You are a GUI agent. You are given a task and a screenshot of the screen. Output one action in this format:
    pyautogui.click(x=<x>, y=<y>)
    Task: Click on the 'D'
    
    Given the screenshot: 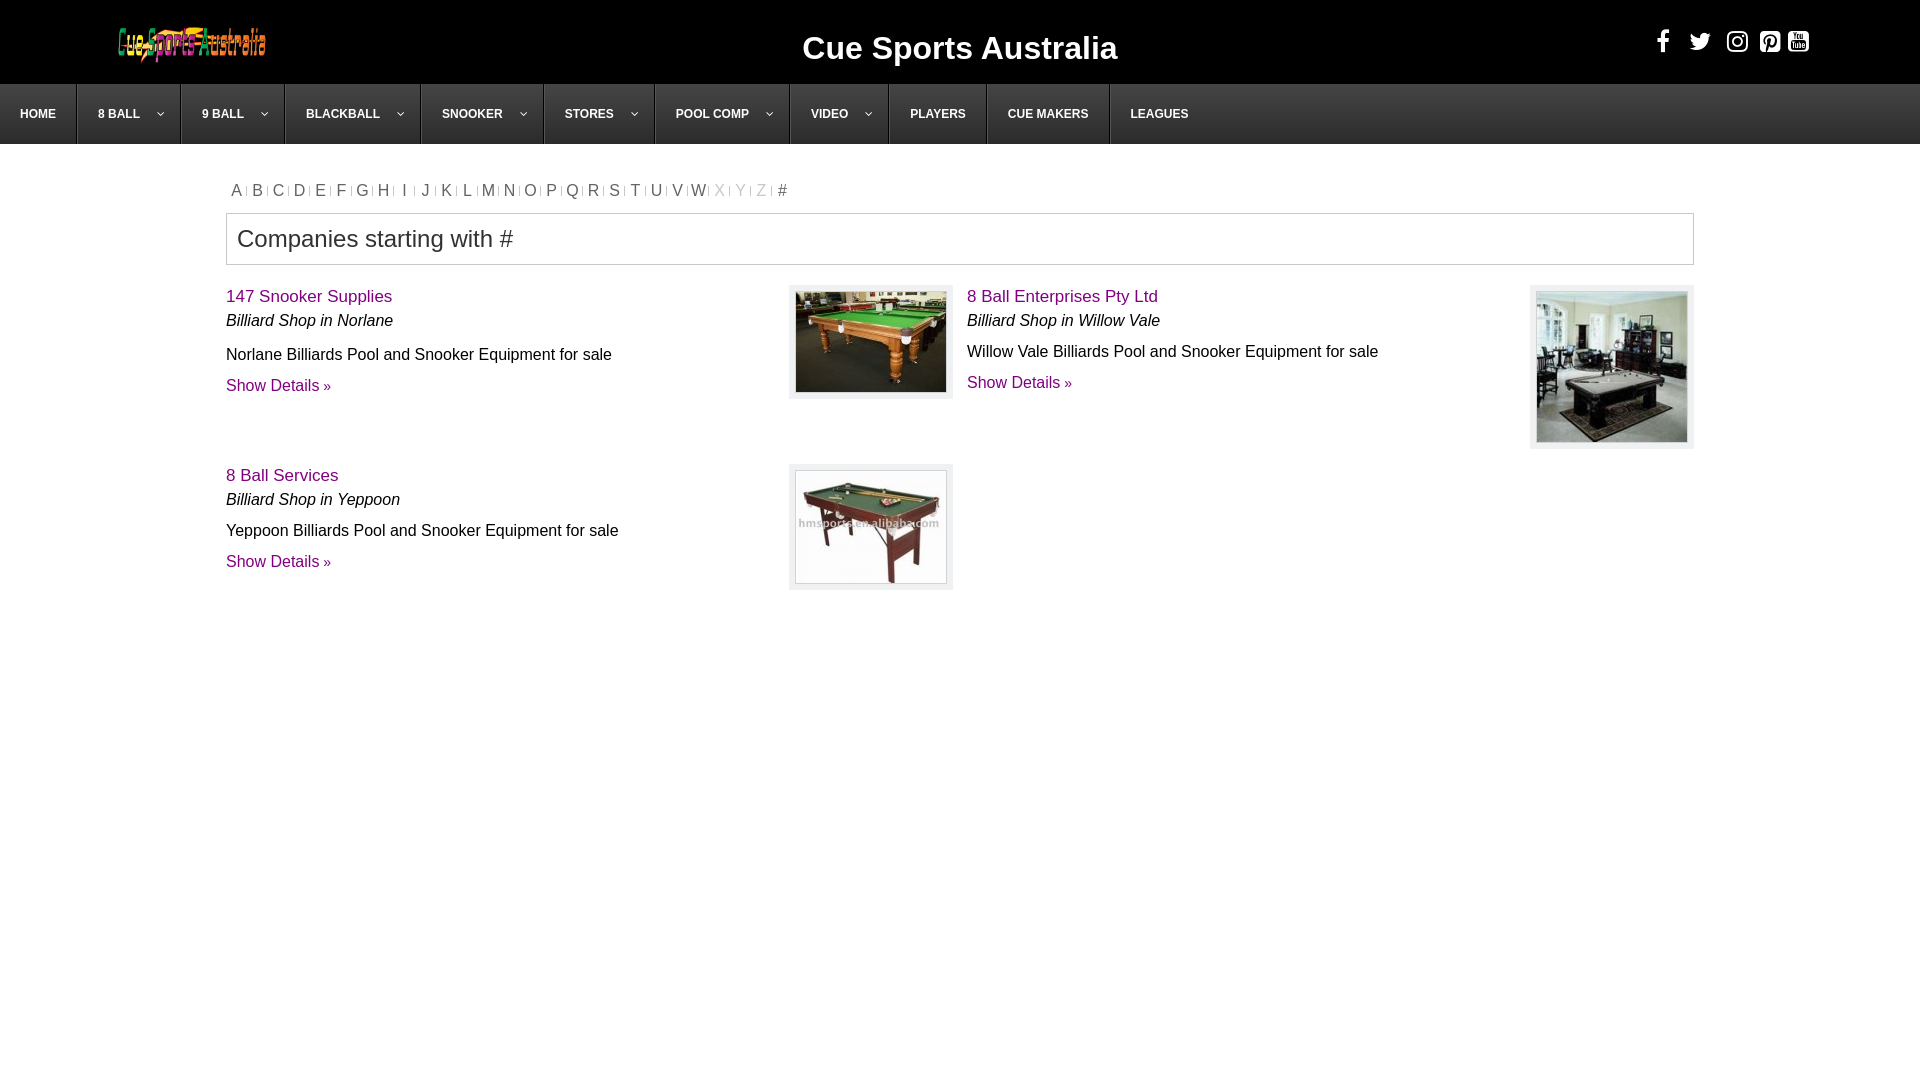 What is the action you would take?
    pyautogui.click(x=298, y=190)
    